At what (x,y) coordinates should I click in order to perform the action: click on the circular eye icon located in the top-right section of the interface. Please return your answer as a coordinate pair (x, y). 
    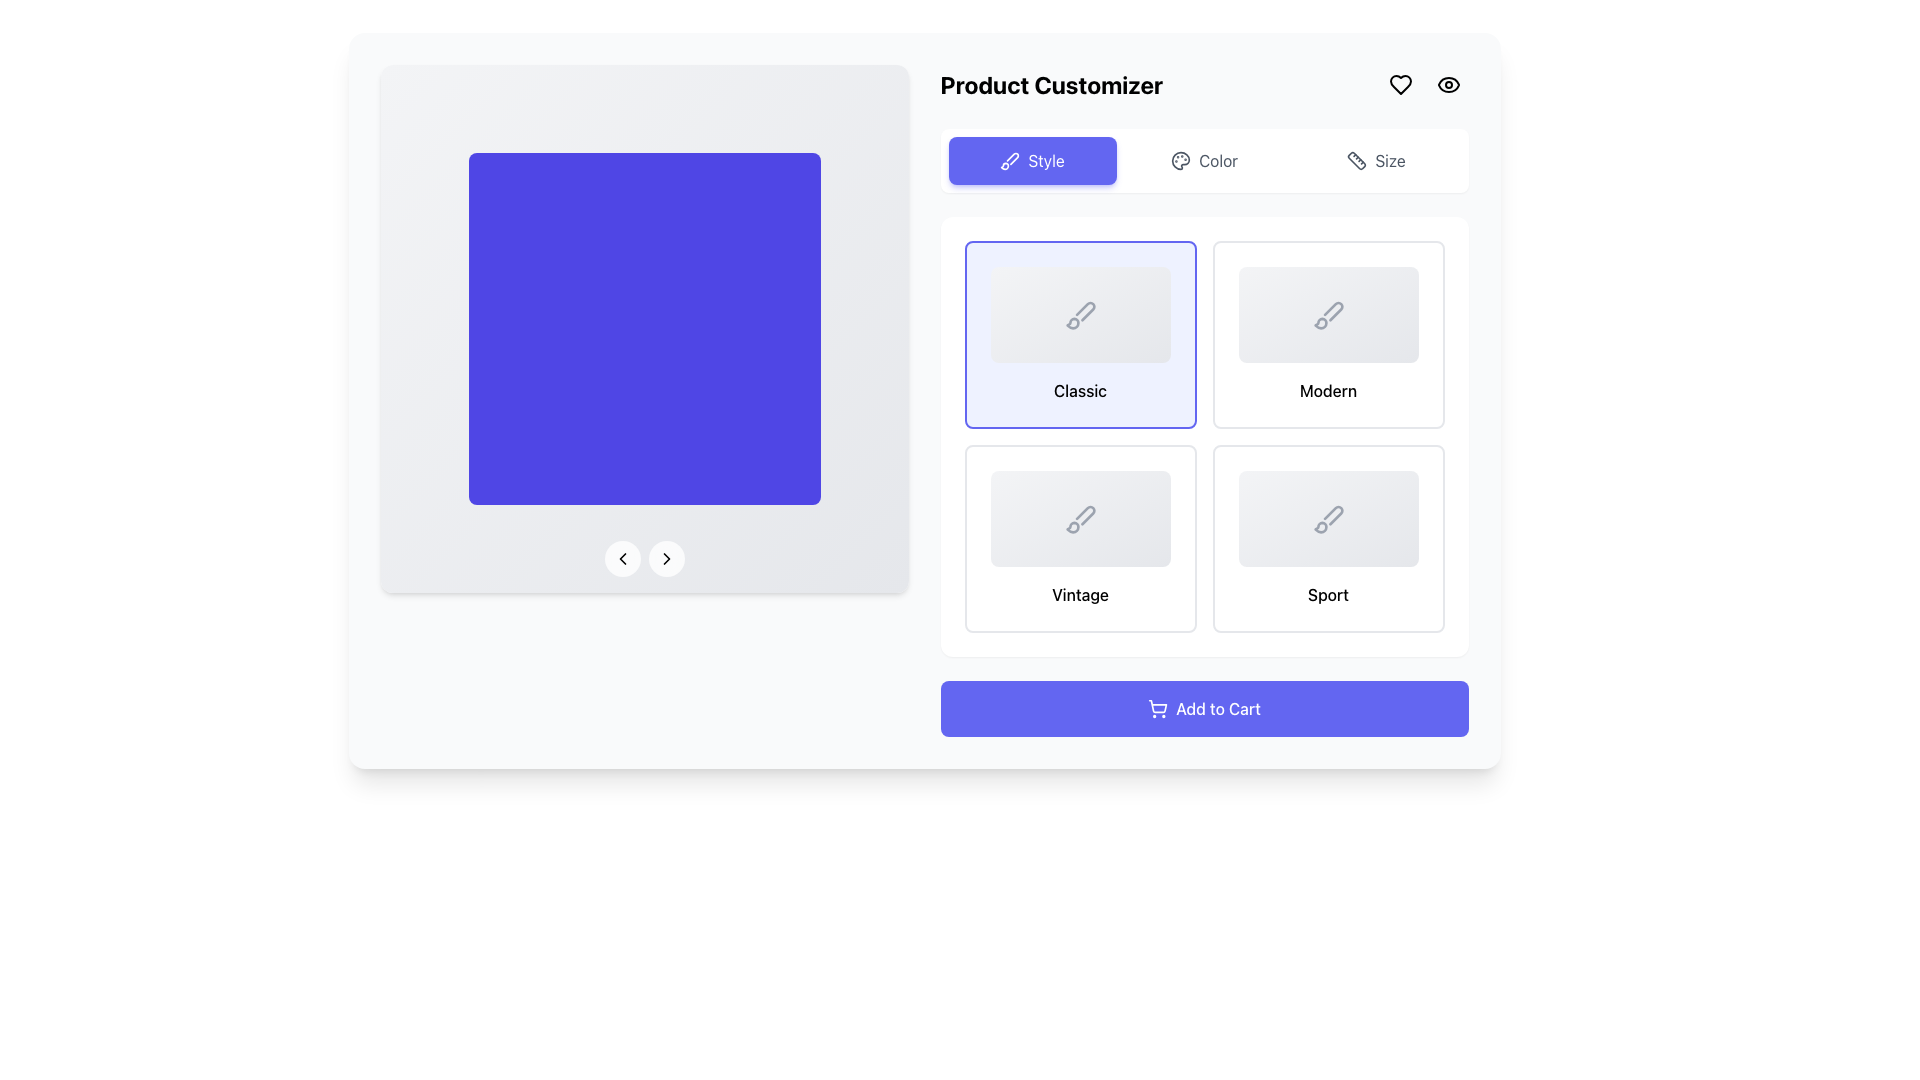
    Looking at the image, I should click on (1448, 83).